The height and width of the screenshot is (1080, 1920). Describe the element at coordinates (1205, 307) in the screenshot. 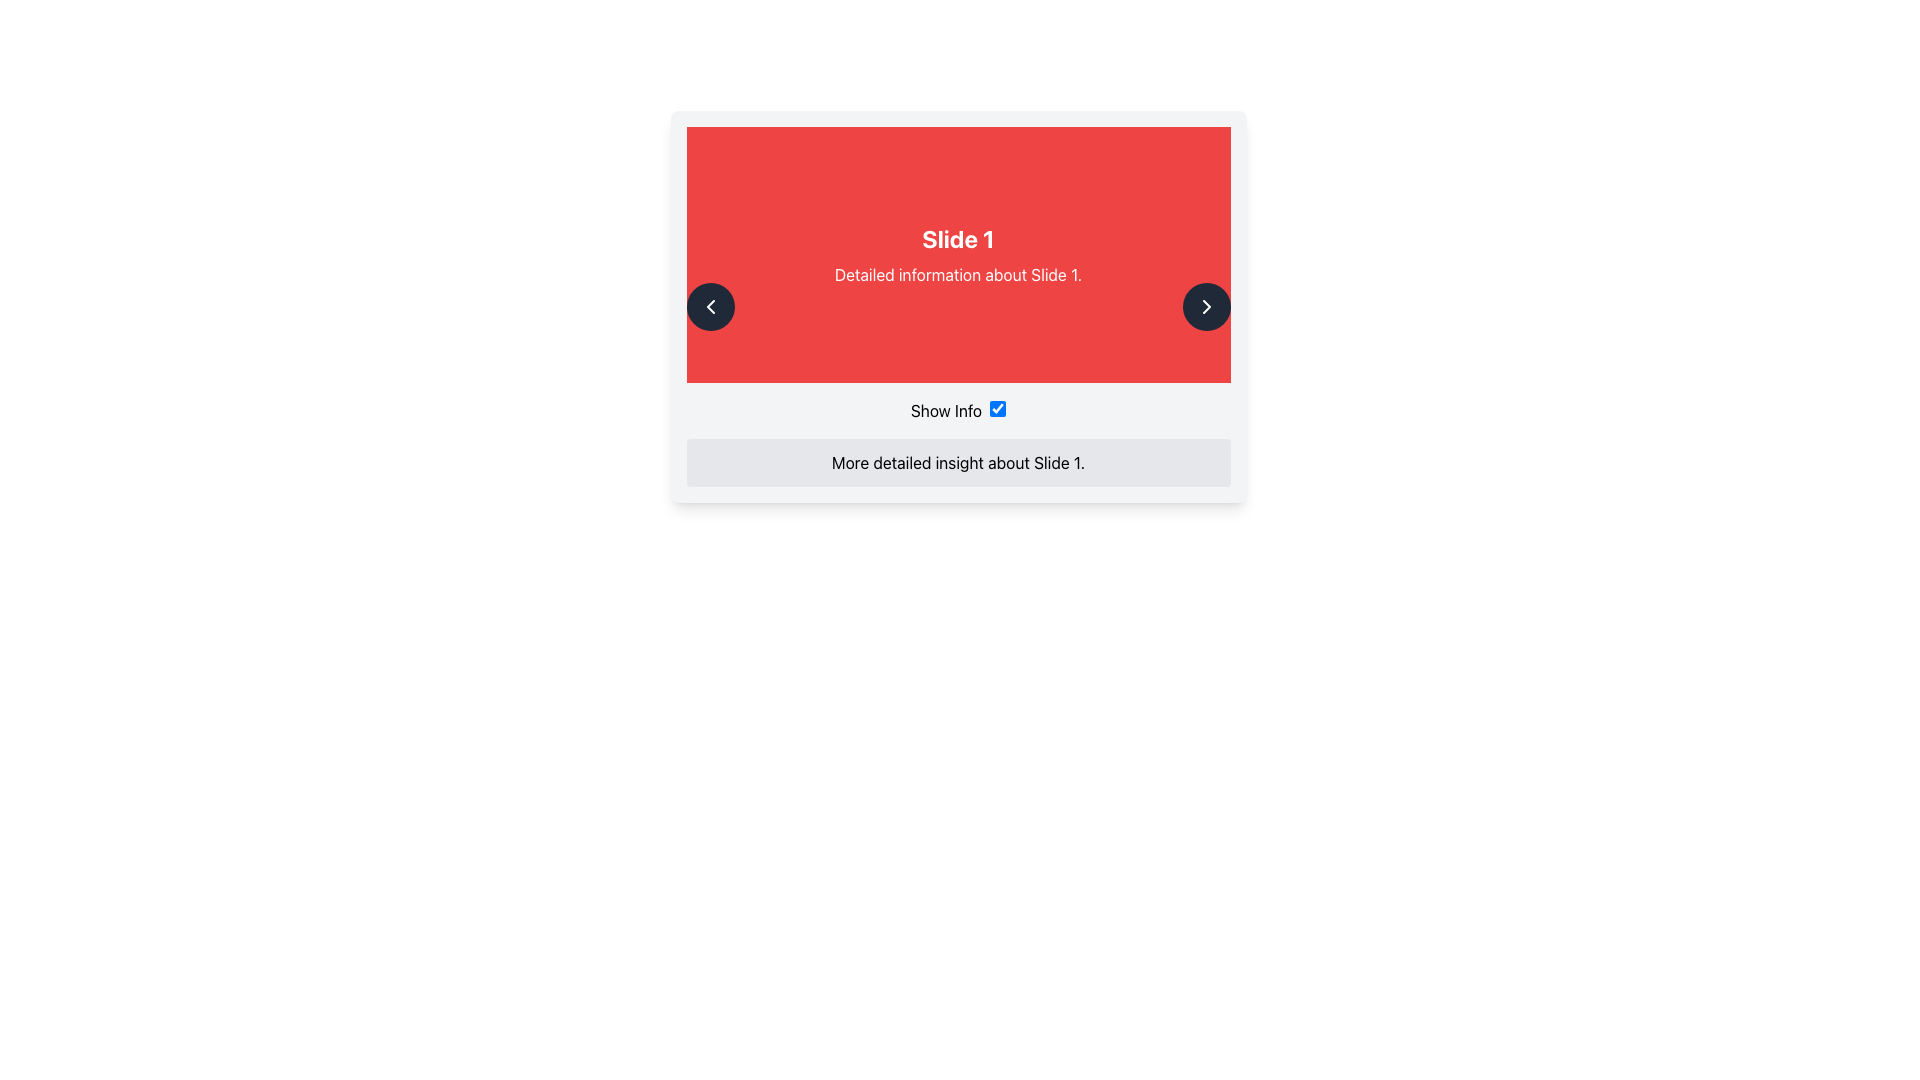

I see `the 'next slide' button located on the right side of the slideshow area` at that location.